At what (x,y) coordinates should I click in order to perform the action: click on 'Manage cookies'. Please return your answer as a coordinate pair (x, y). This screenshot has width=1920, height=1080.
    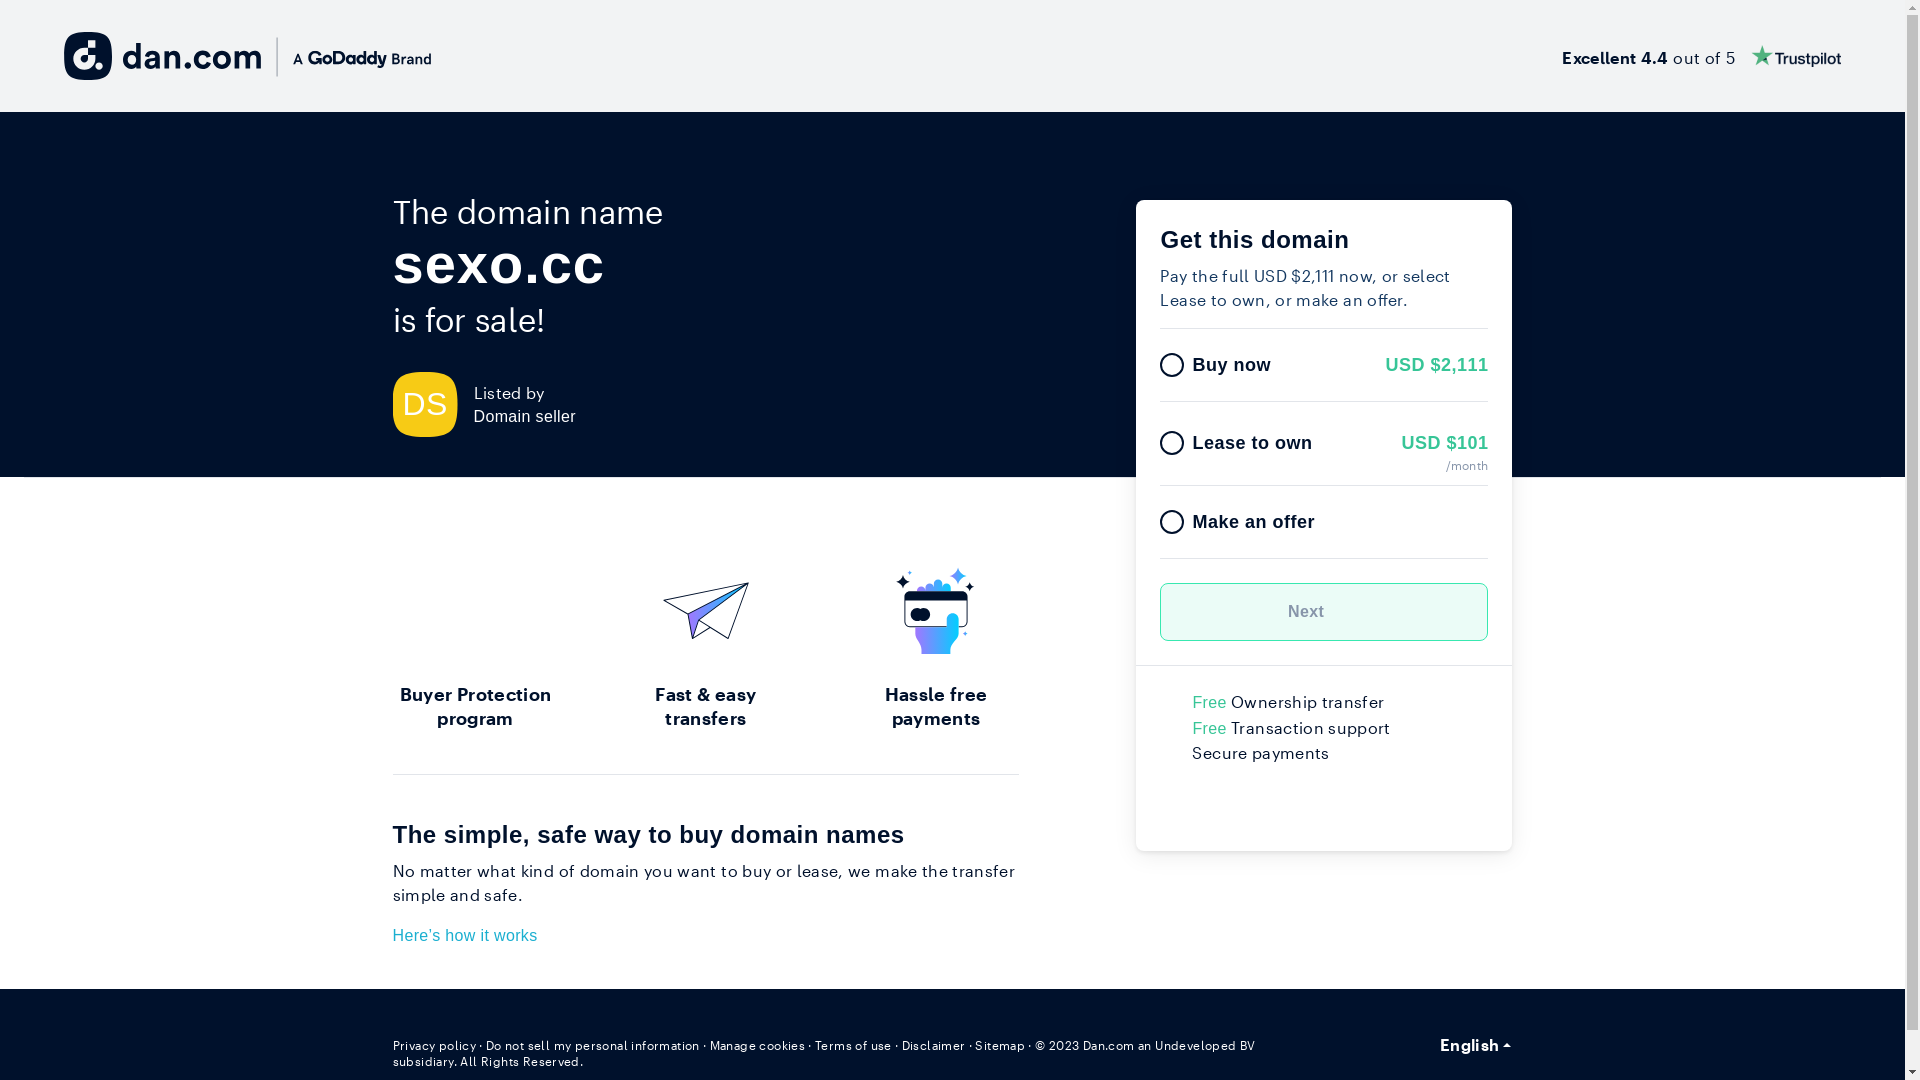
    Looking at the image, I should click on (710, 1044).